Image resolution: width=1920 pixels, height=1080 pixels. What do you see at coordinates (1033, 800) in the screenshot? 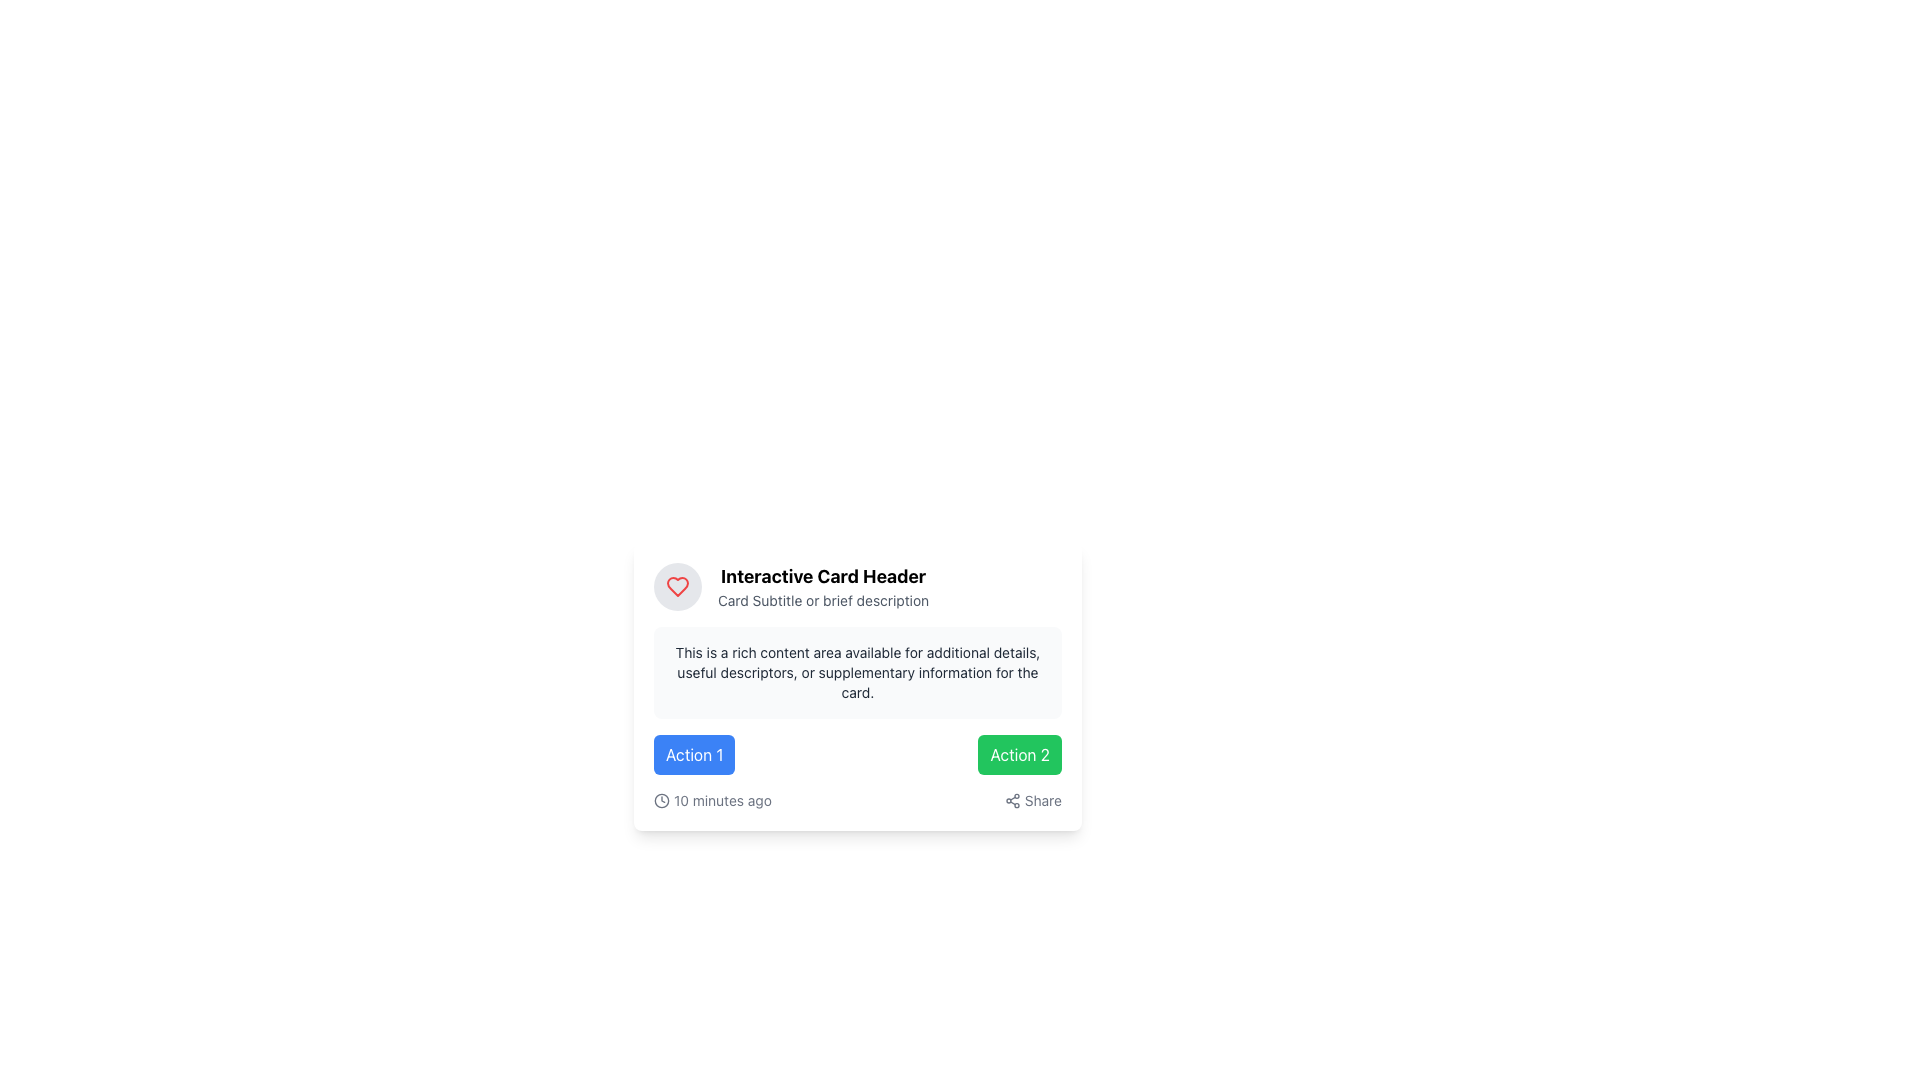
I see `the 'Share' button located at the bottom-right corner of the card layout, which features a network icon and the text 'Share'` at bounding box center [1033, 800].